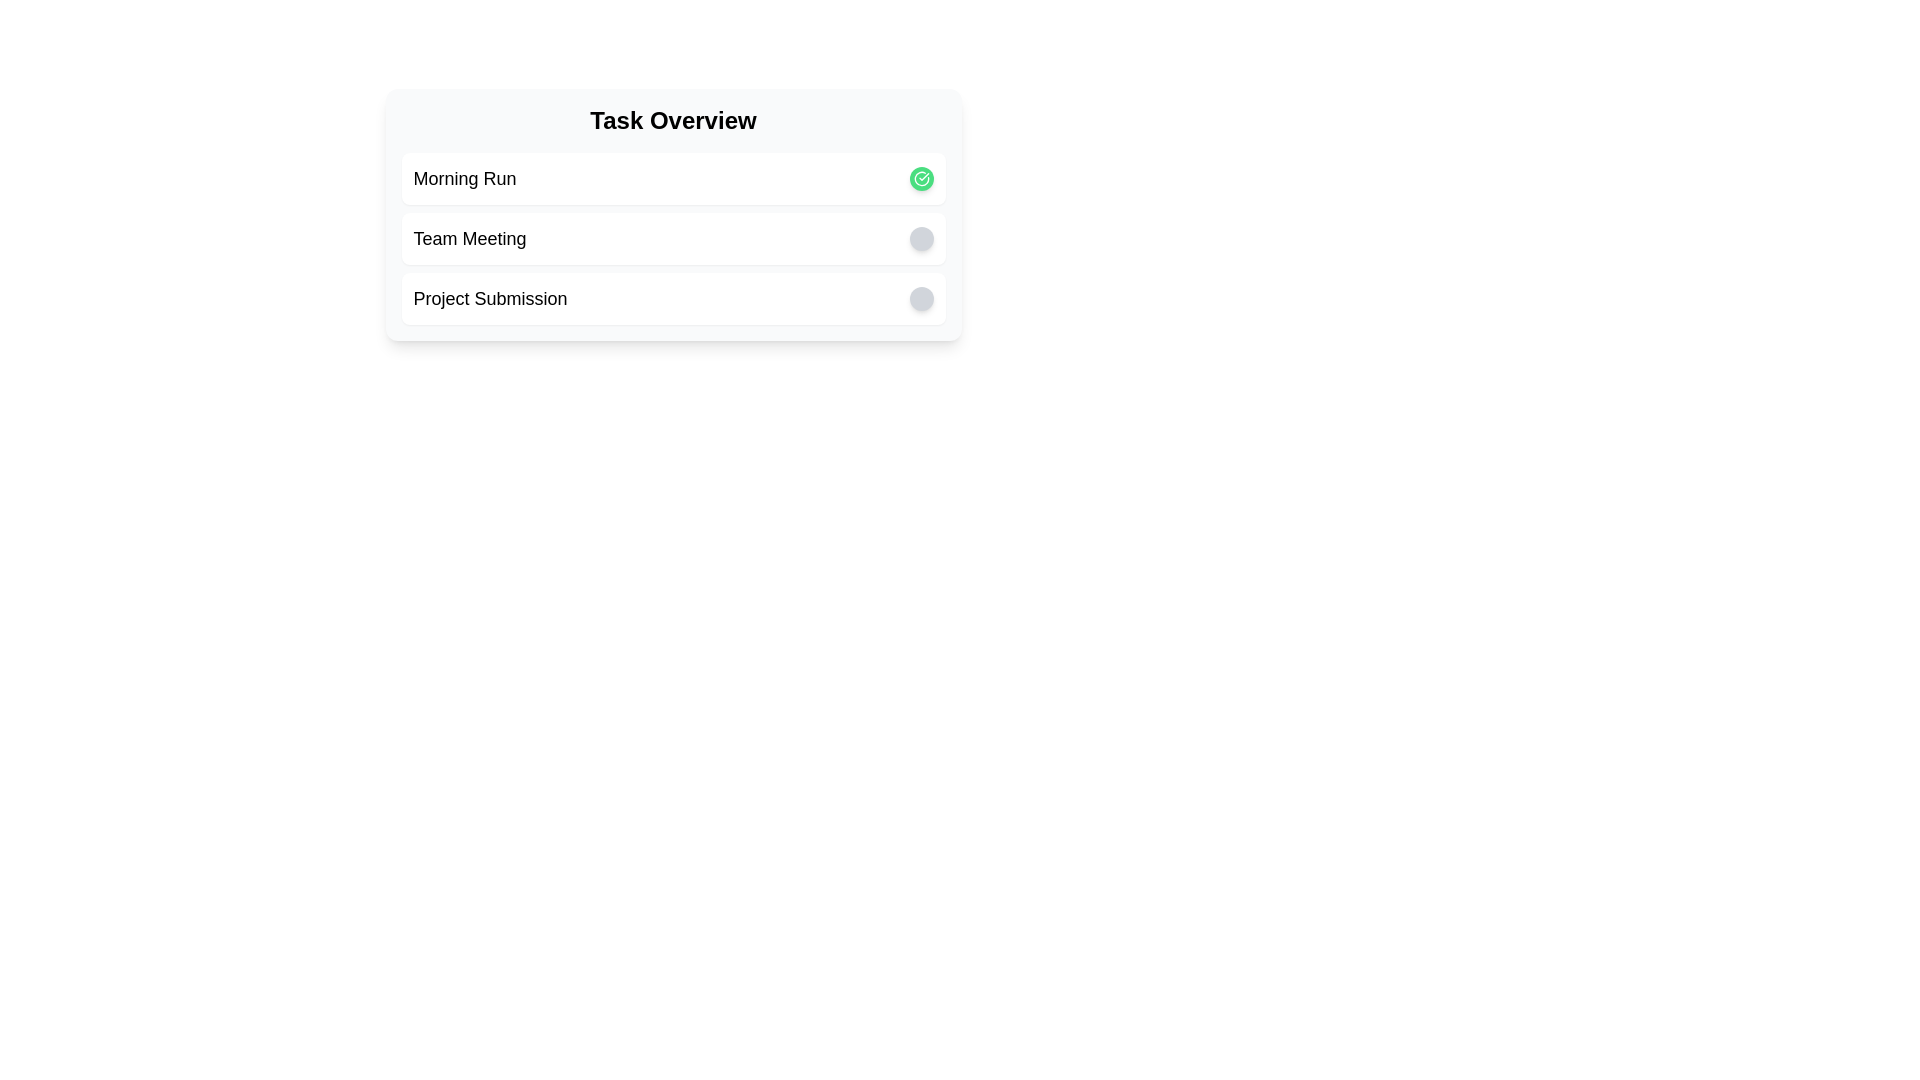  Describe the element at coordinates (673, 238) in the screenshot. I see `the list item representing the task 'Team Meeting'` at that location.